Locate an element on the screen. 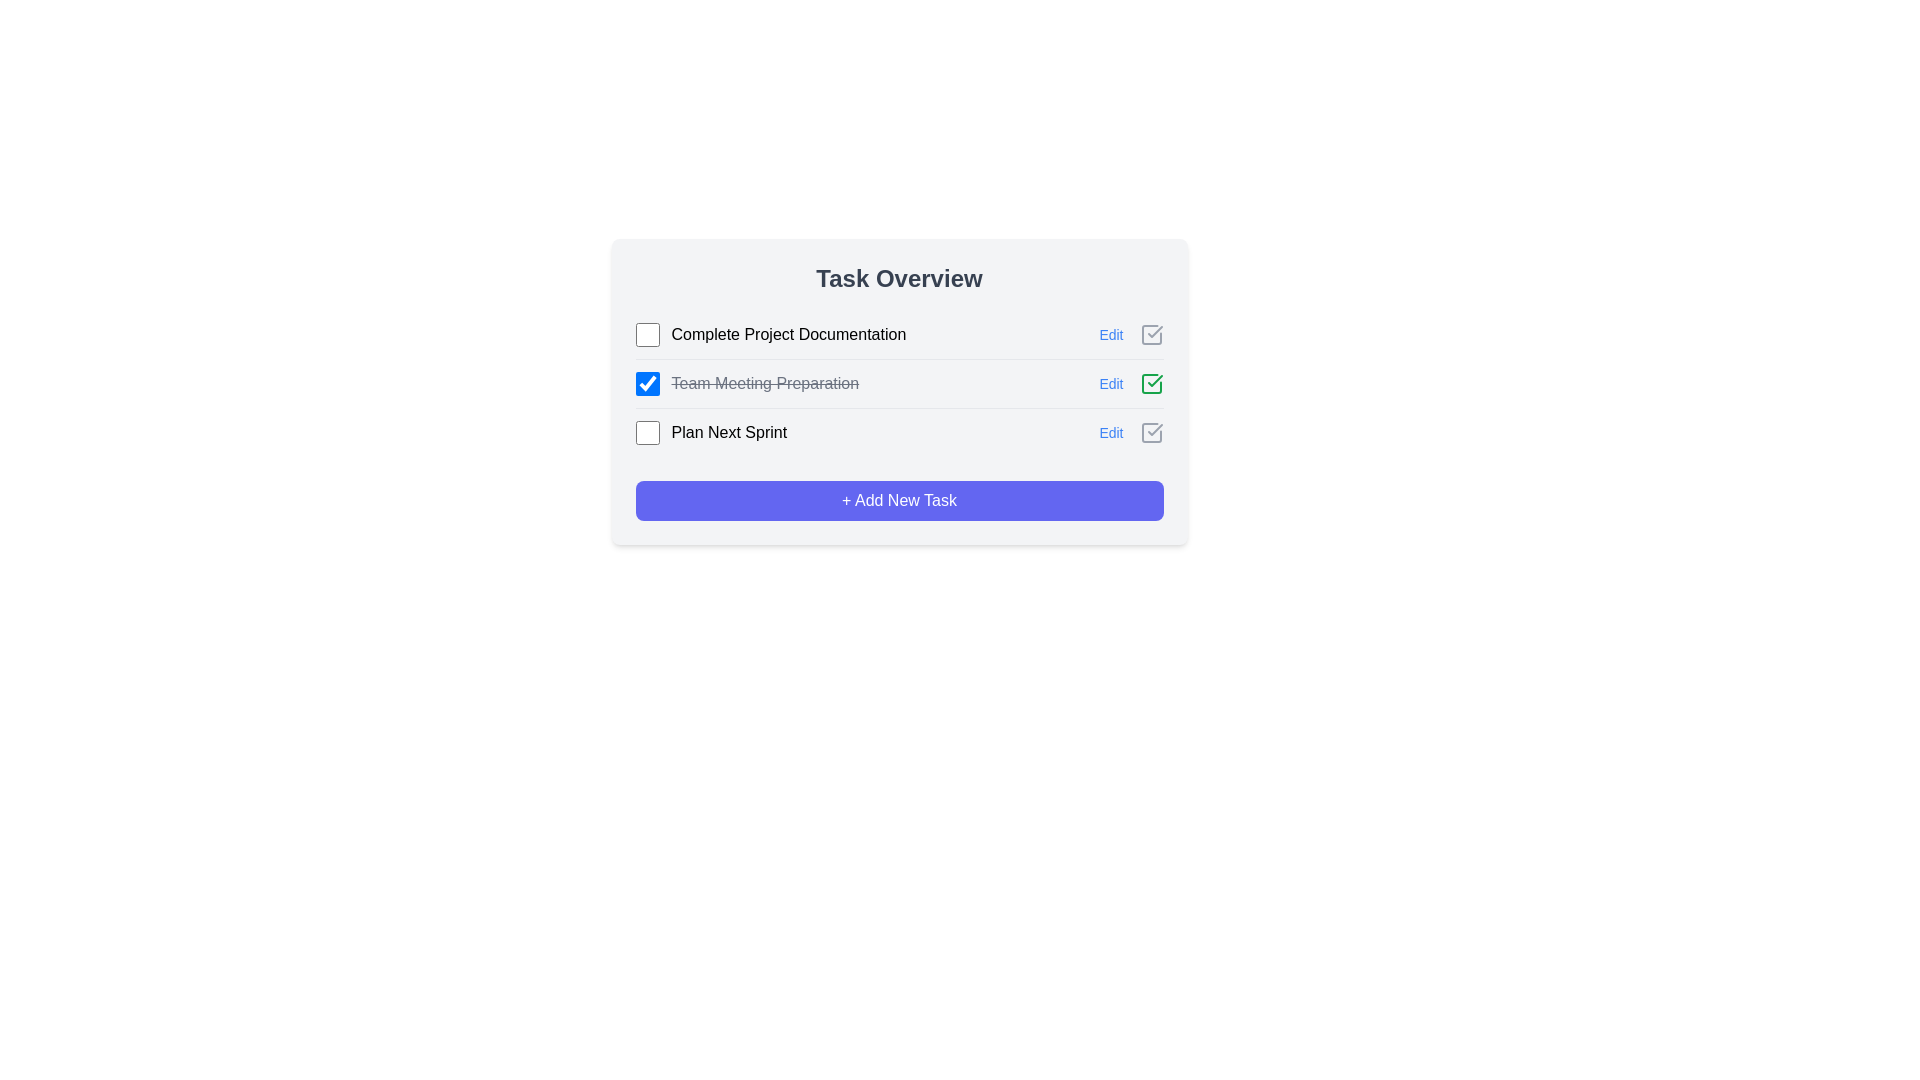  'Edit' button for the task Complete Project Documentation is located at coordinates (1110, 334).